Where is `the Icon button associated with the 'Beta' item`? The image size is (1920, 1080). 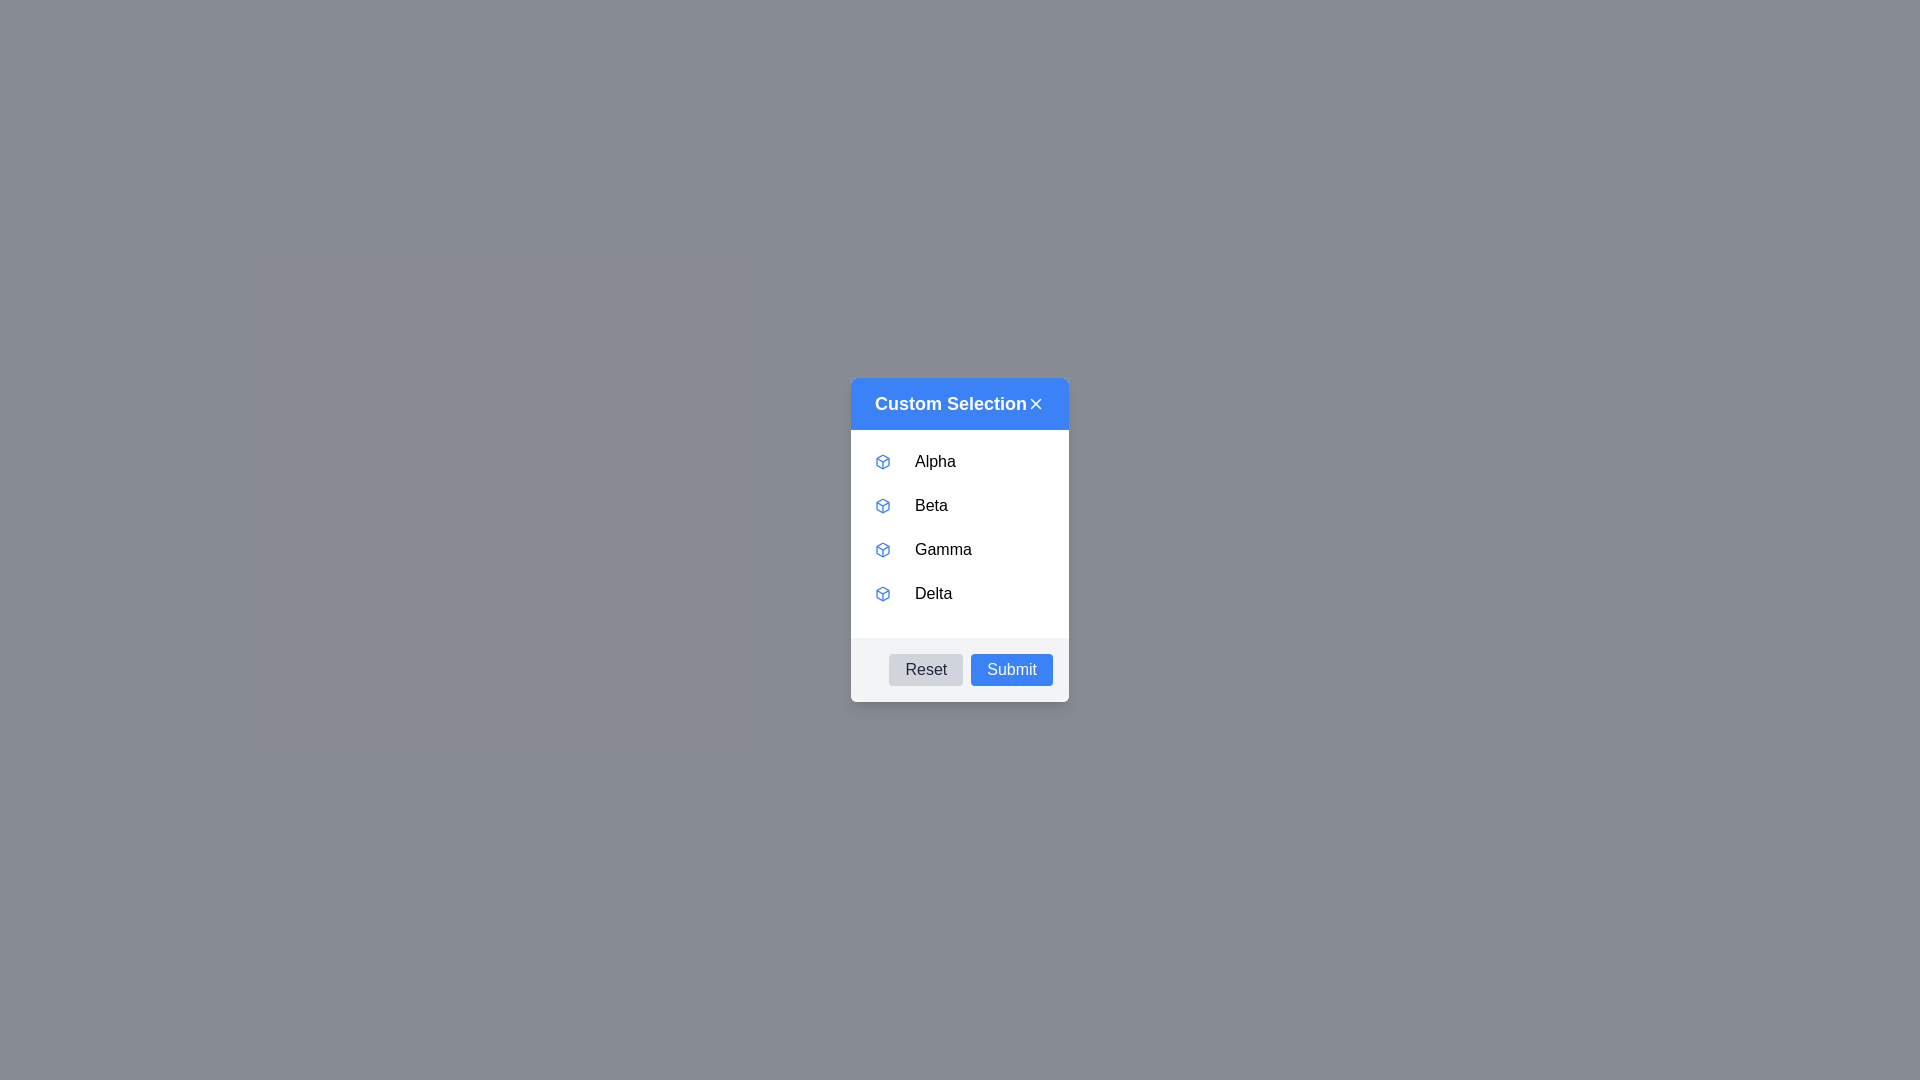
the Icon button associated with the 'Beta' item is located at coordinates (882, 504).